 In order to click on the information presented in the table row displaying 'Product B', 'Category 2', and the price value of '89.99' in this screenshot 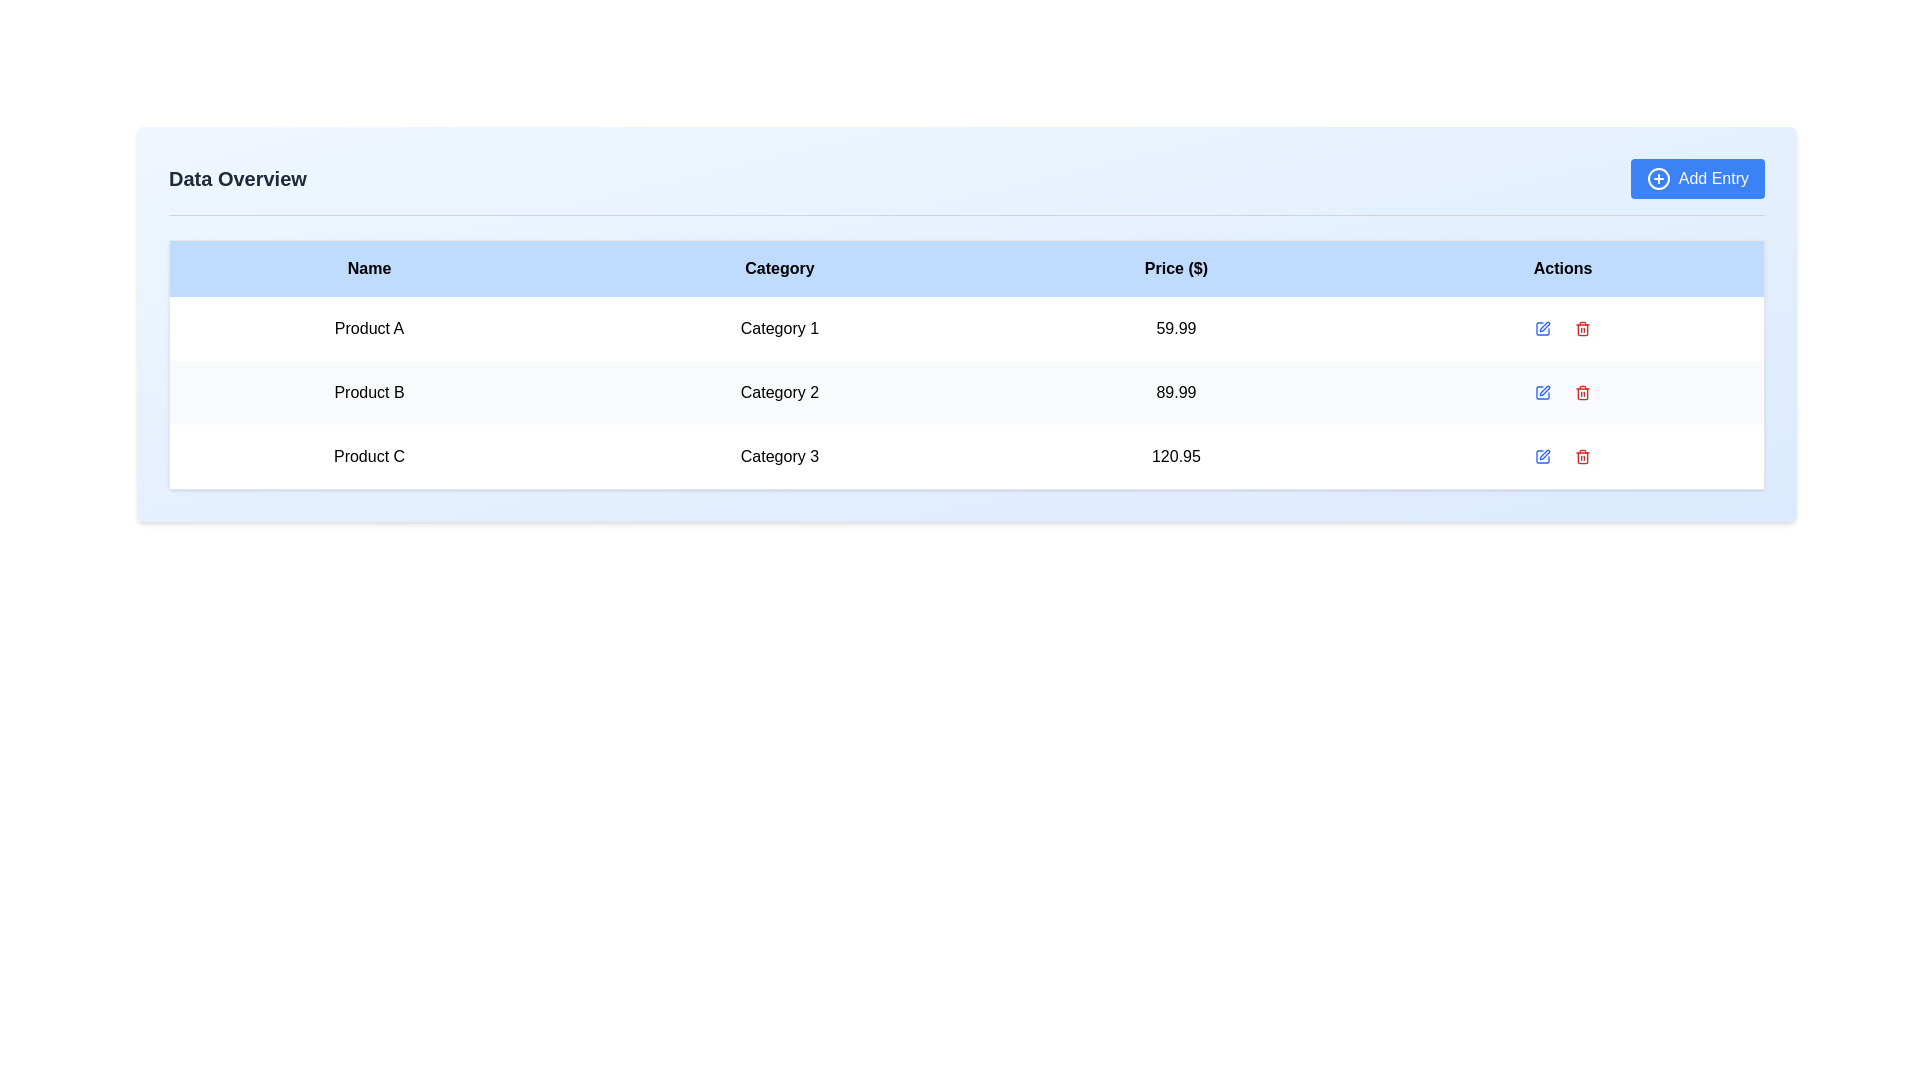, I will do `click(966, 393)`.